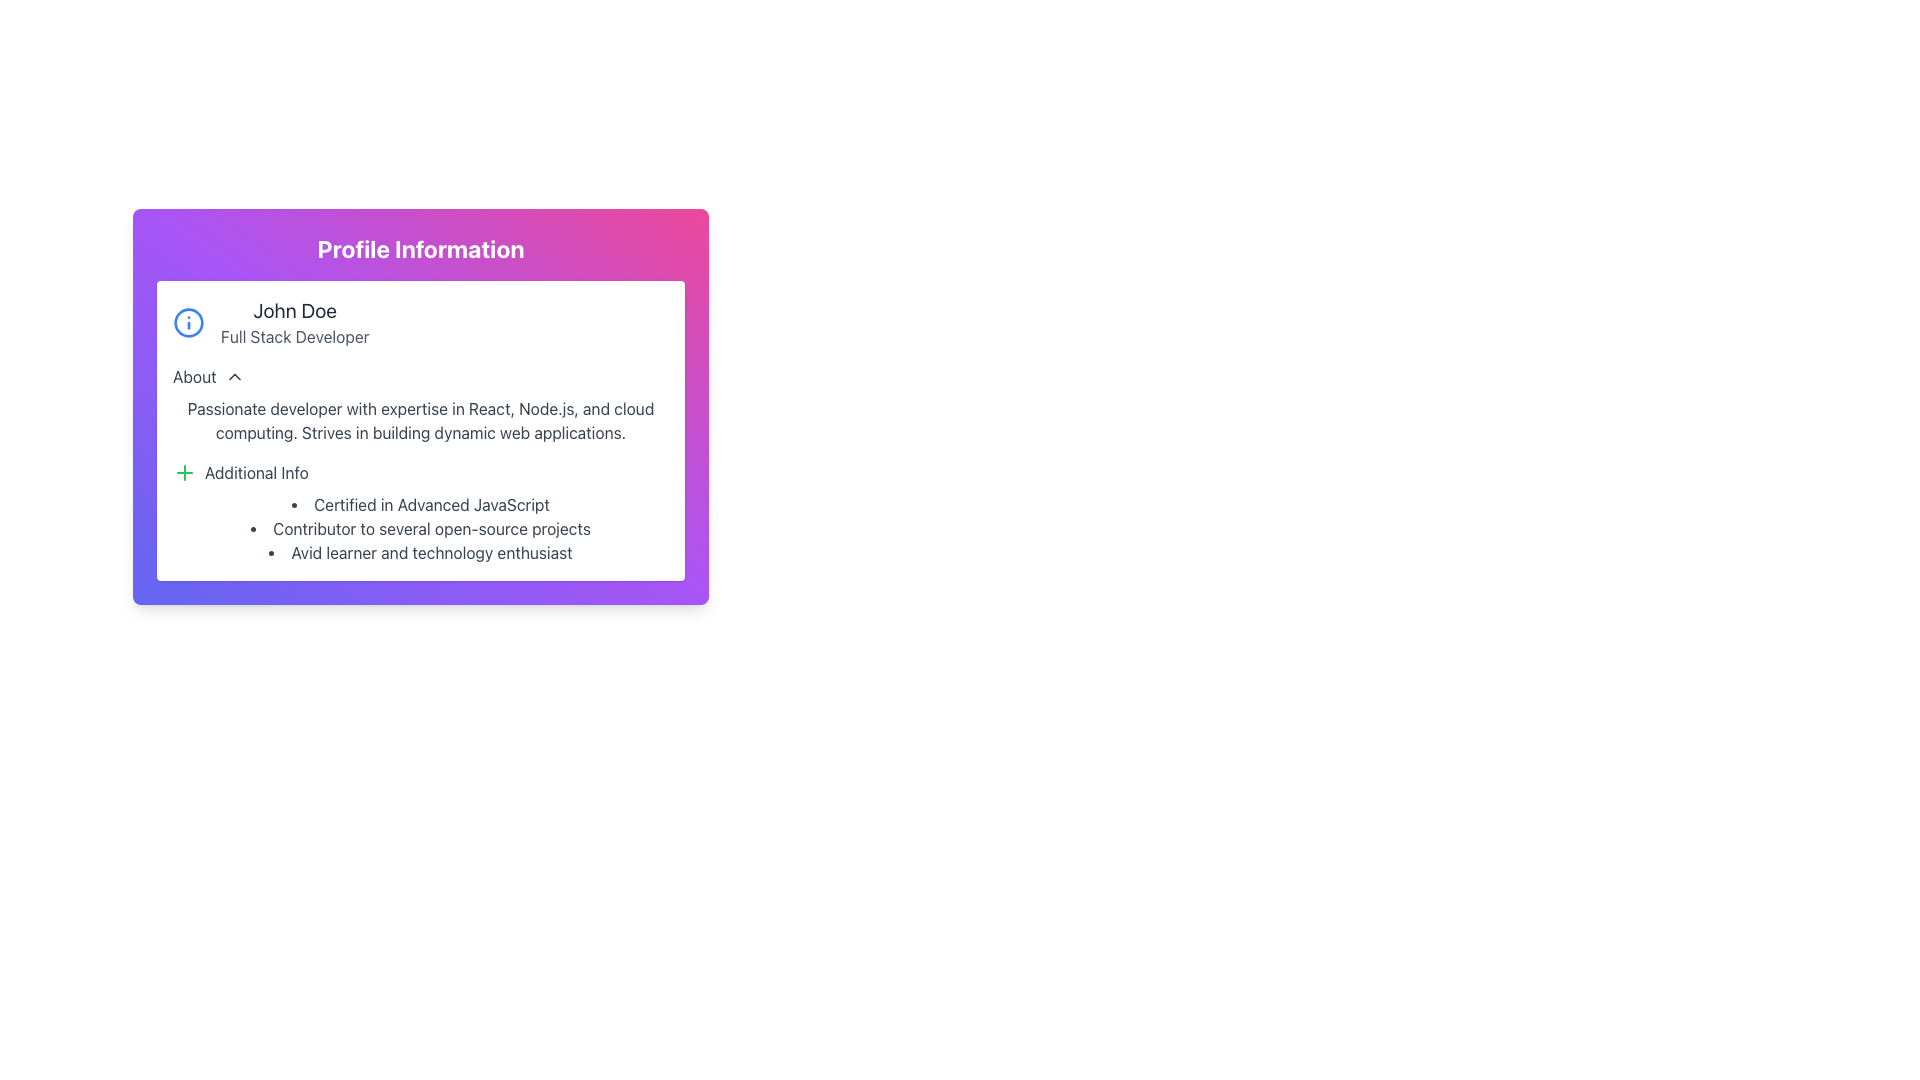 This screenshot has height=1080, width=1920. I want to click on the icon located to the immediate left of the text 'John Doe' in the header section of the profile card, which is styled with a purple gradient and titled 'Profile Information', so click(188, 322).